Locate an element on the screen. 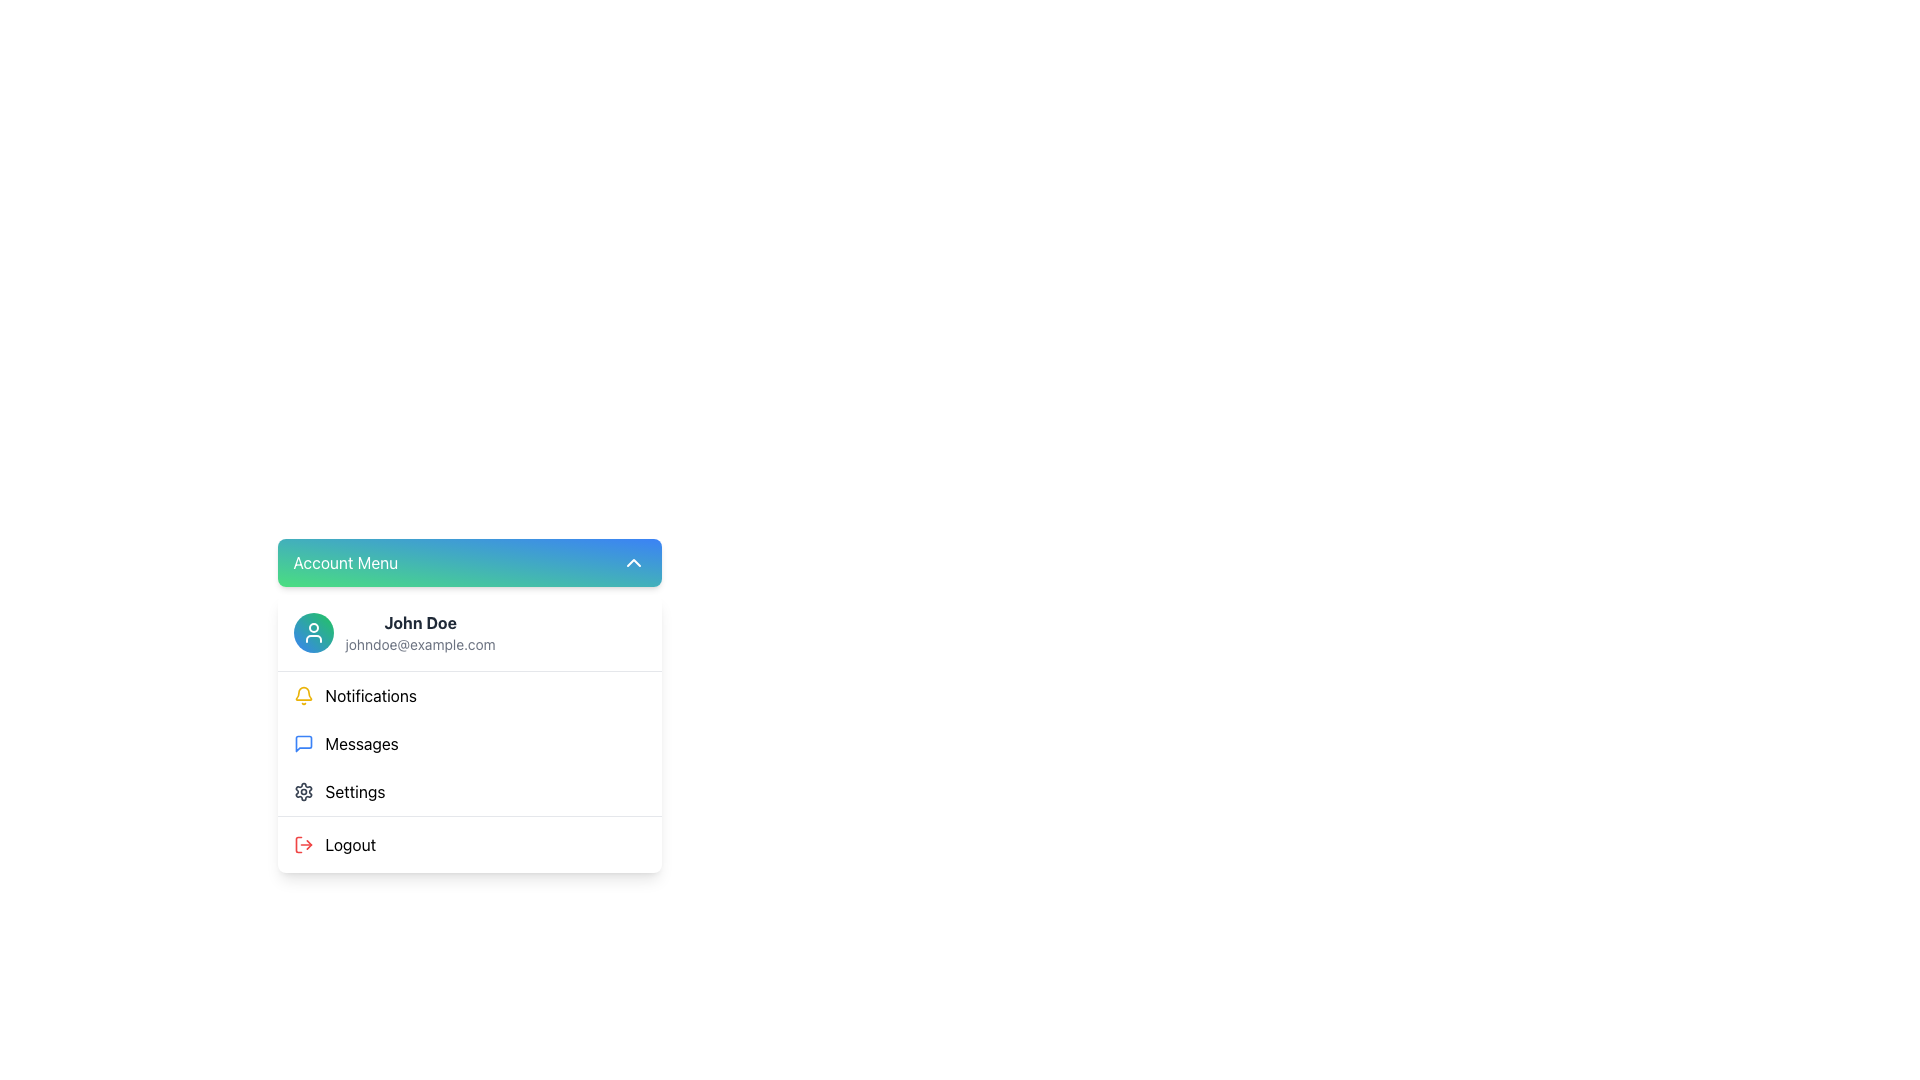 The height and width of the screenshot is (1080, 1920). the blue speech bubble icon located to the left of the 'Messages' label in the third row of the dropdown menu in the 'Account Menu' is located at coordinates (302, 744).